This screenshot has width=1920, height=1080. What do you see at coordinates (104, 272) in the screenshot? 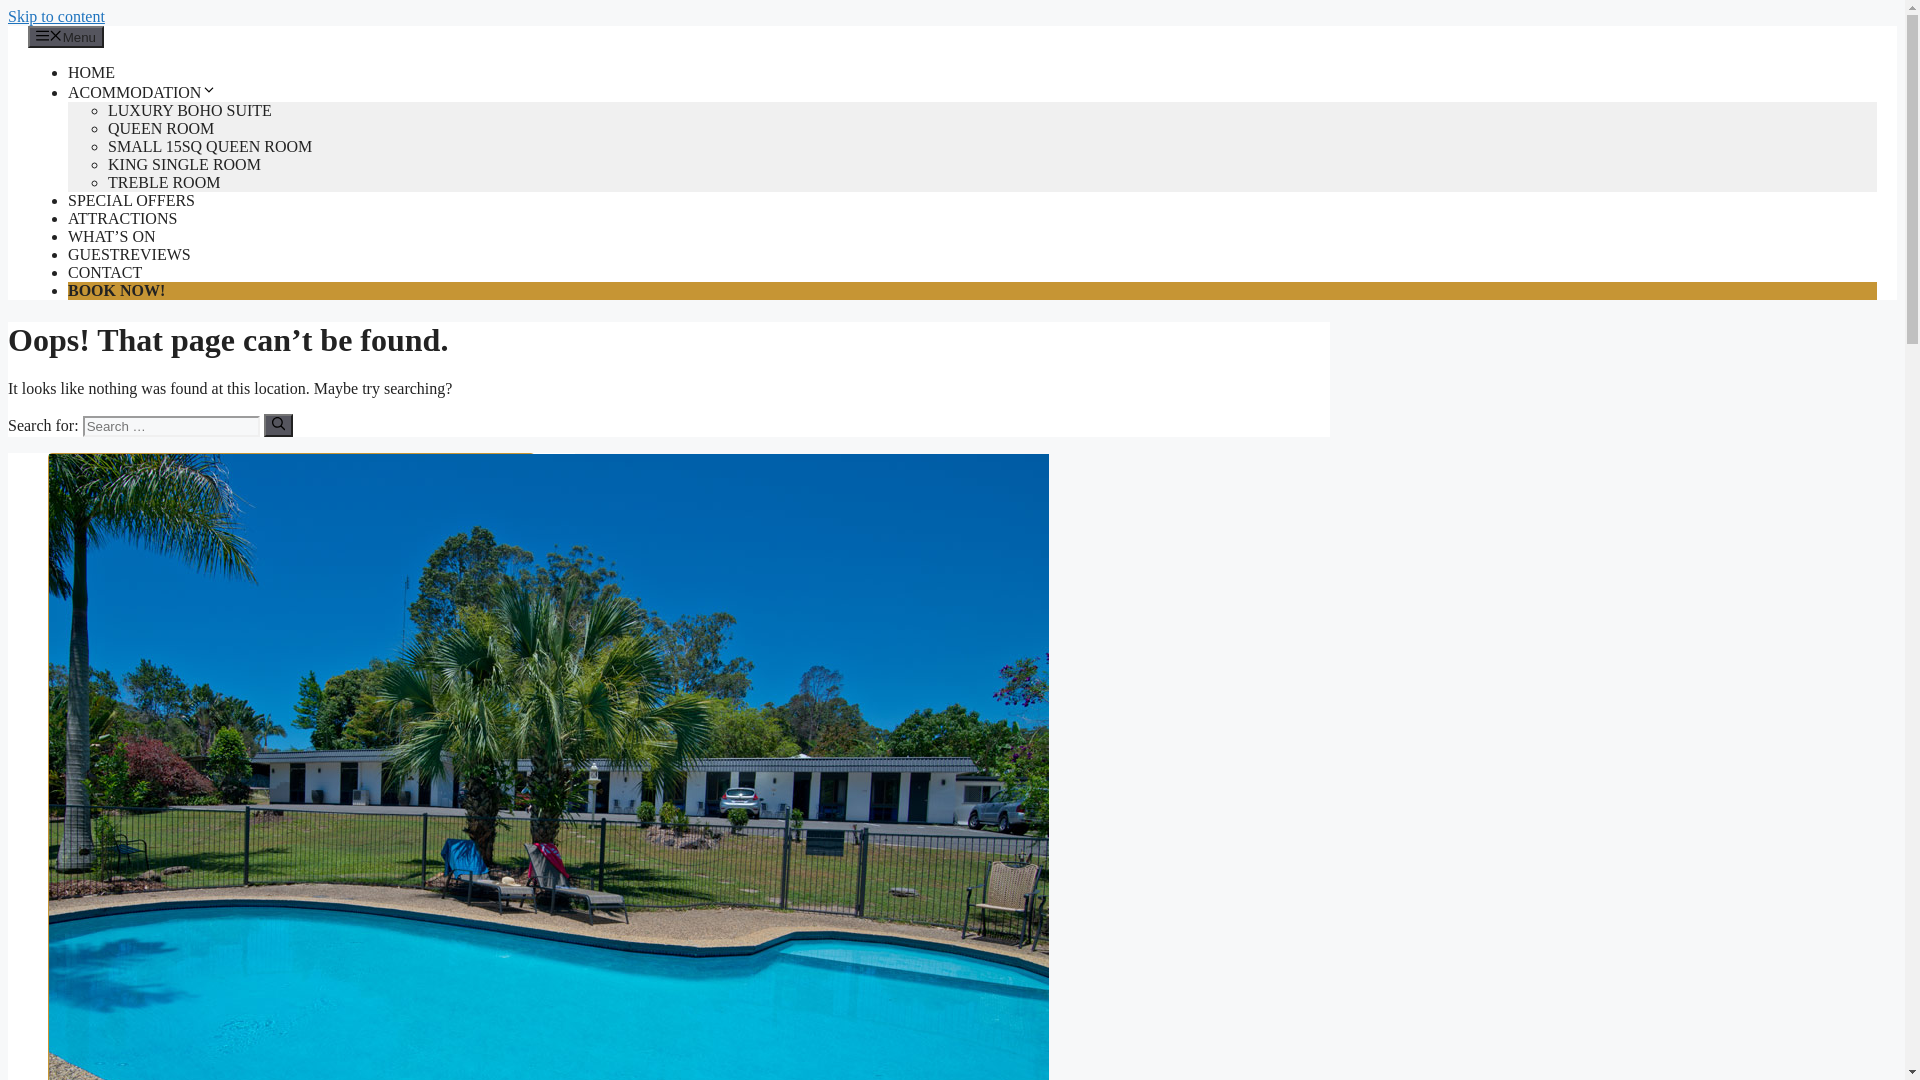
I see `'CONTACT'` at bounding box center [104, 272].